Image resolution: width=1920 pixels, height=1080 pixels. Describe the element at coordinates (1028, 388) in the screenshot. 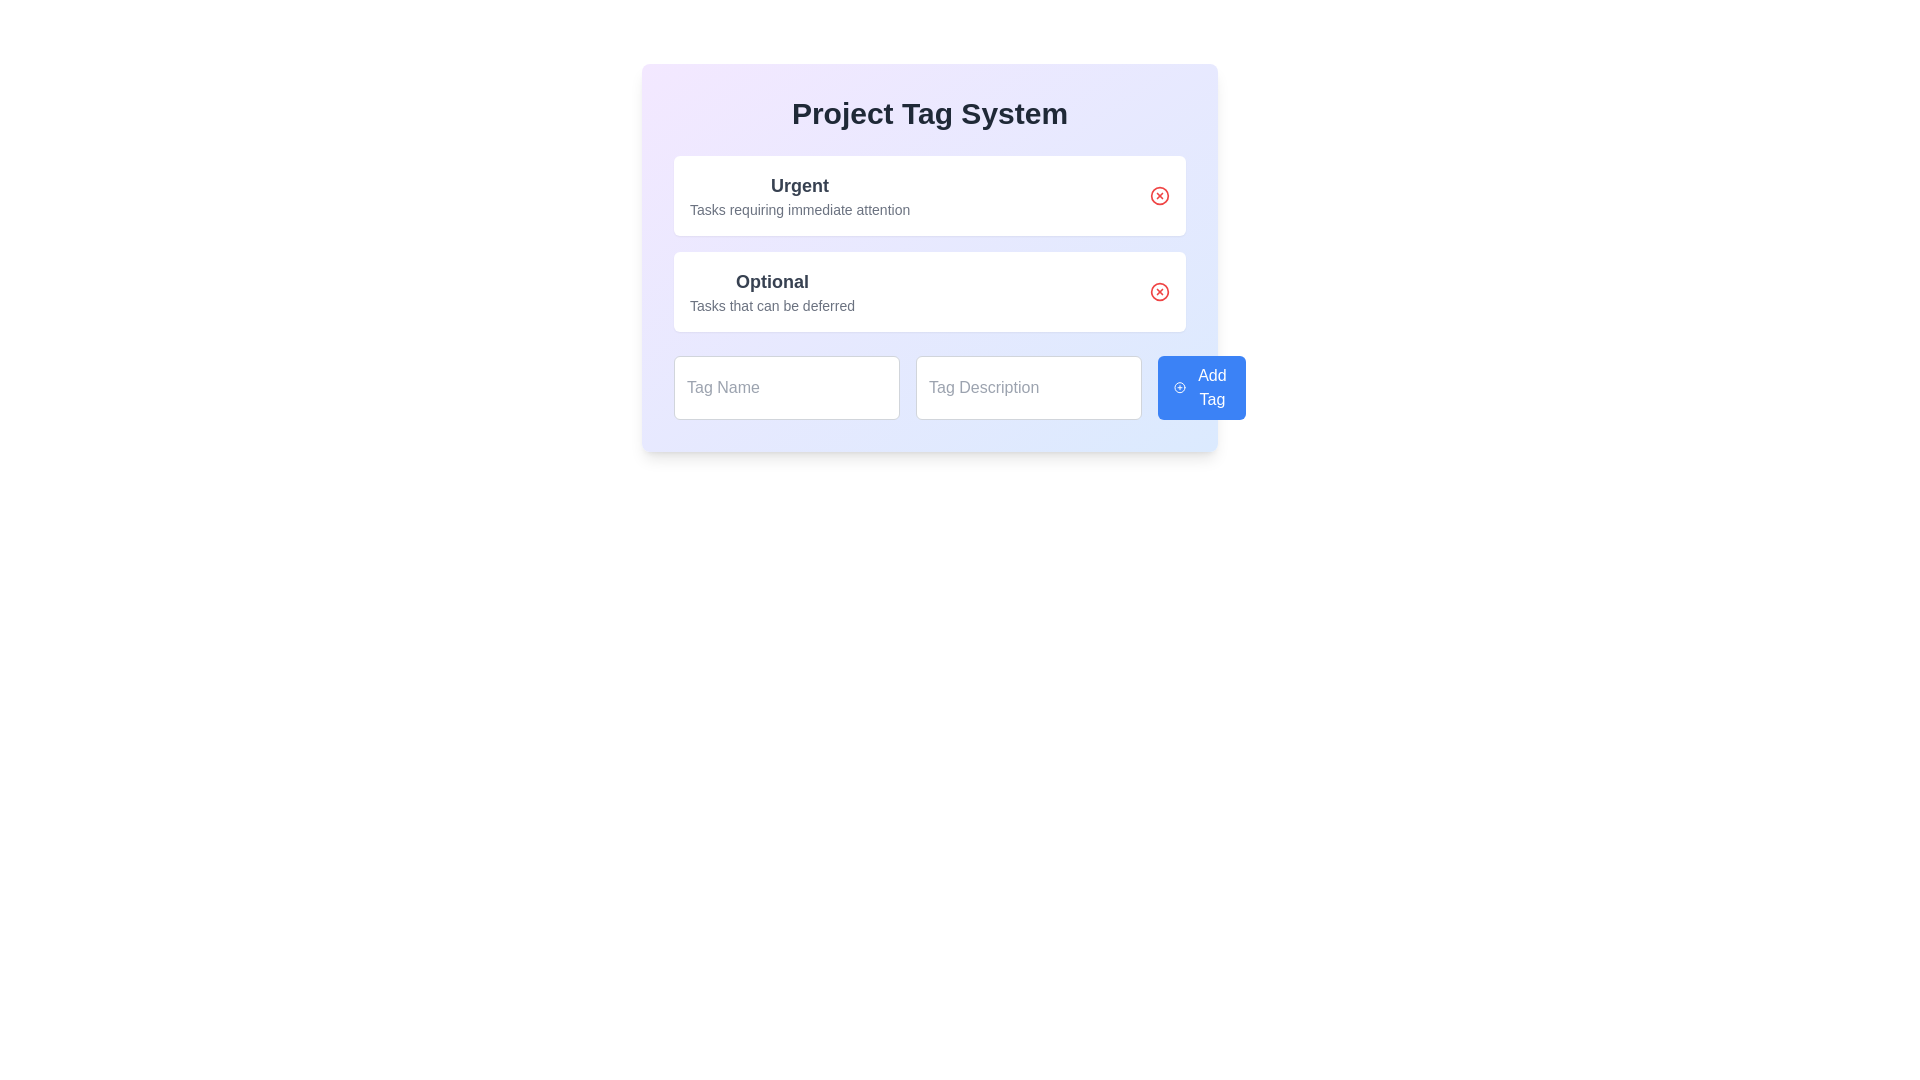

I see `the 'Tag Description' text input field to focus on it` at that location.